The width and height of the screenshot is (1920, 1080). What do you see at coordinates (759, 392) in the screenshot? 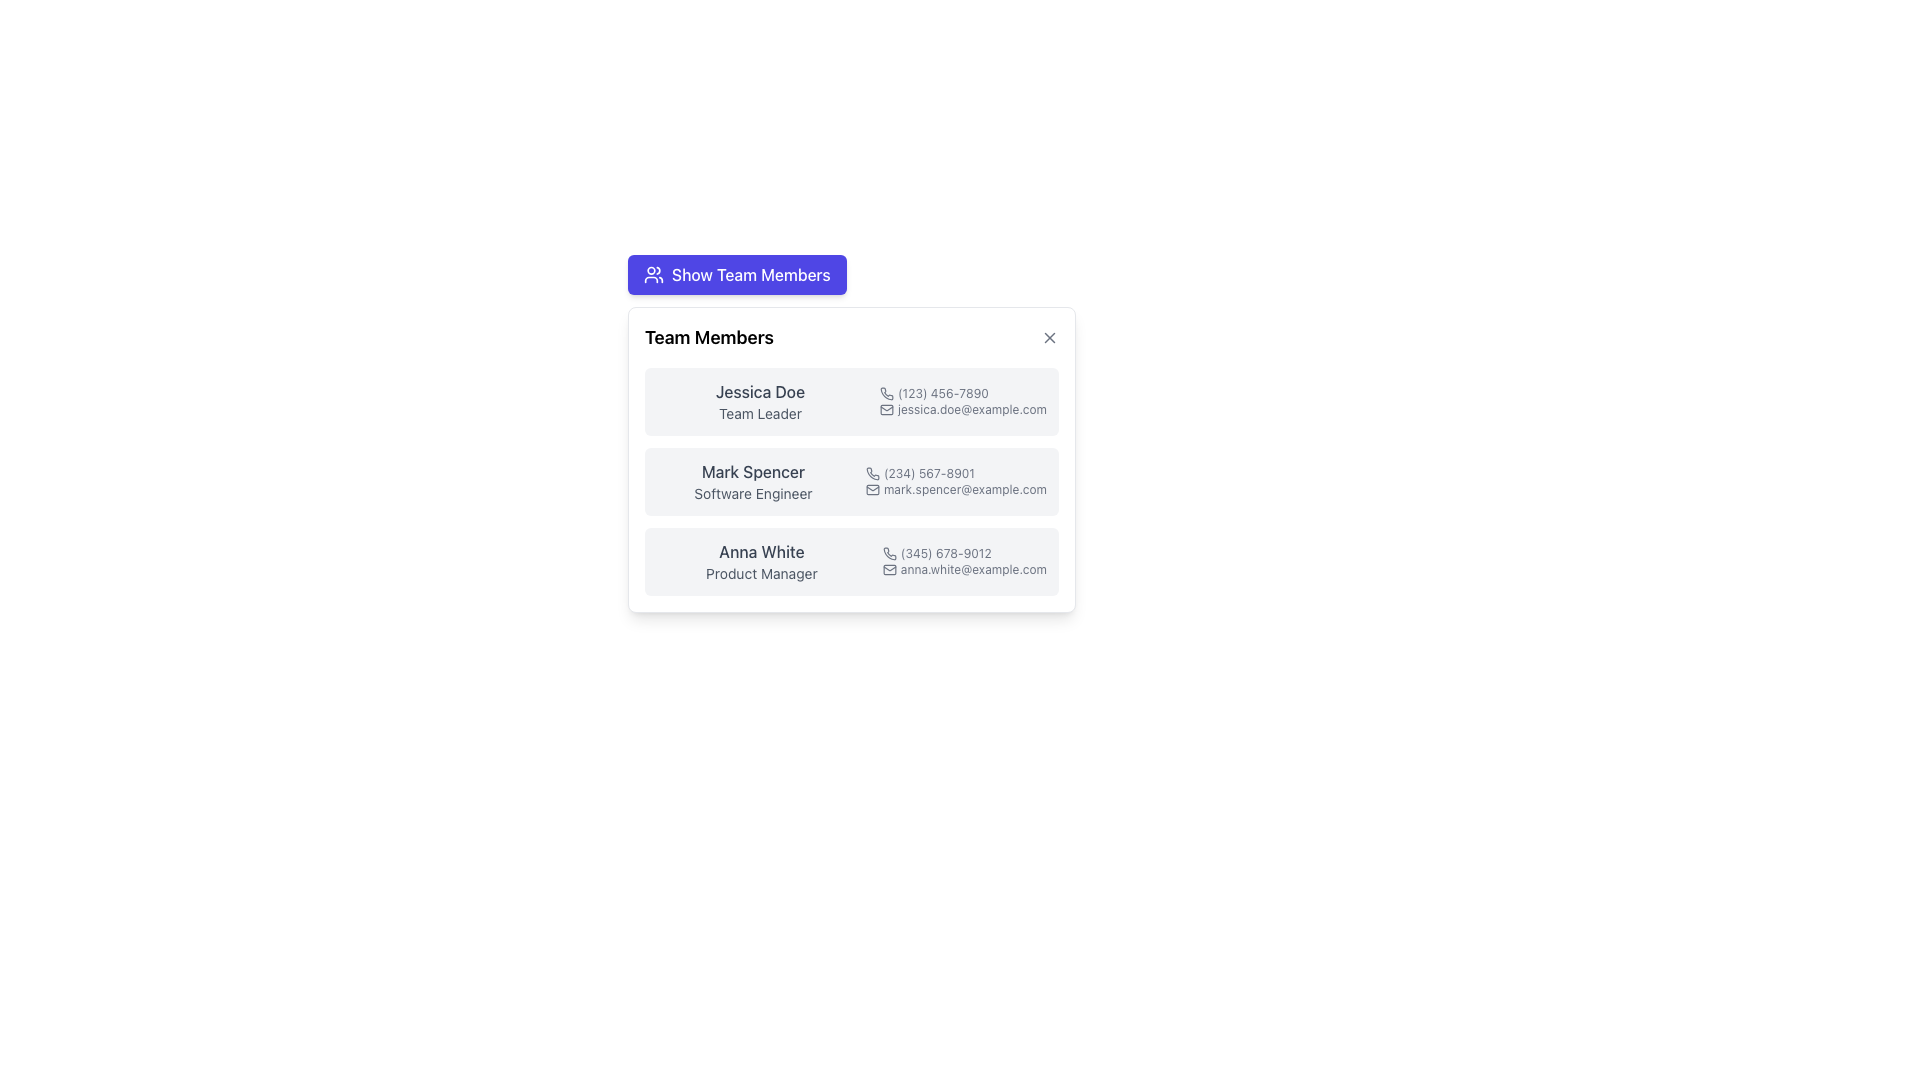
I see `the text label displaying the name of the team member` at bounding box center [759, 392].